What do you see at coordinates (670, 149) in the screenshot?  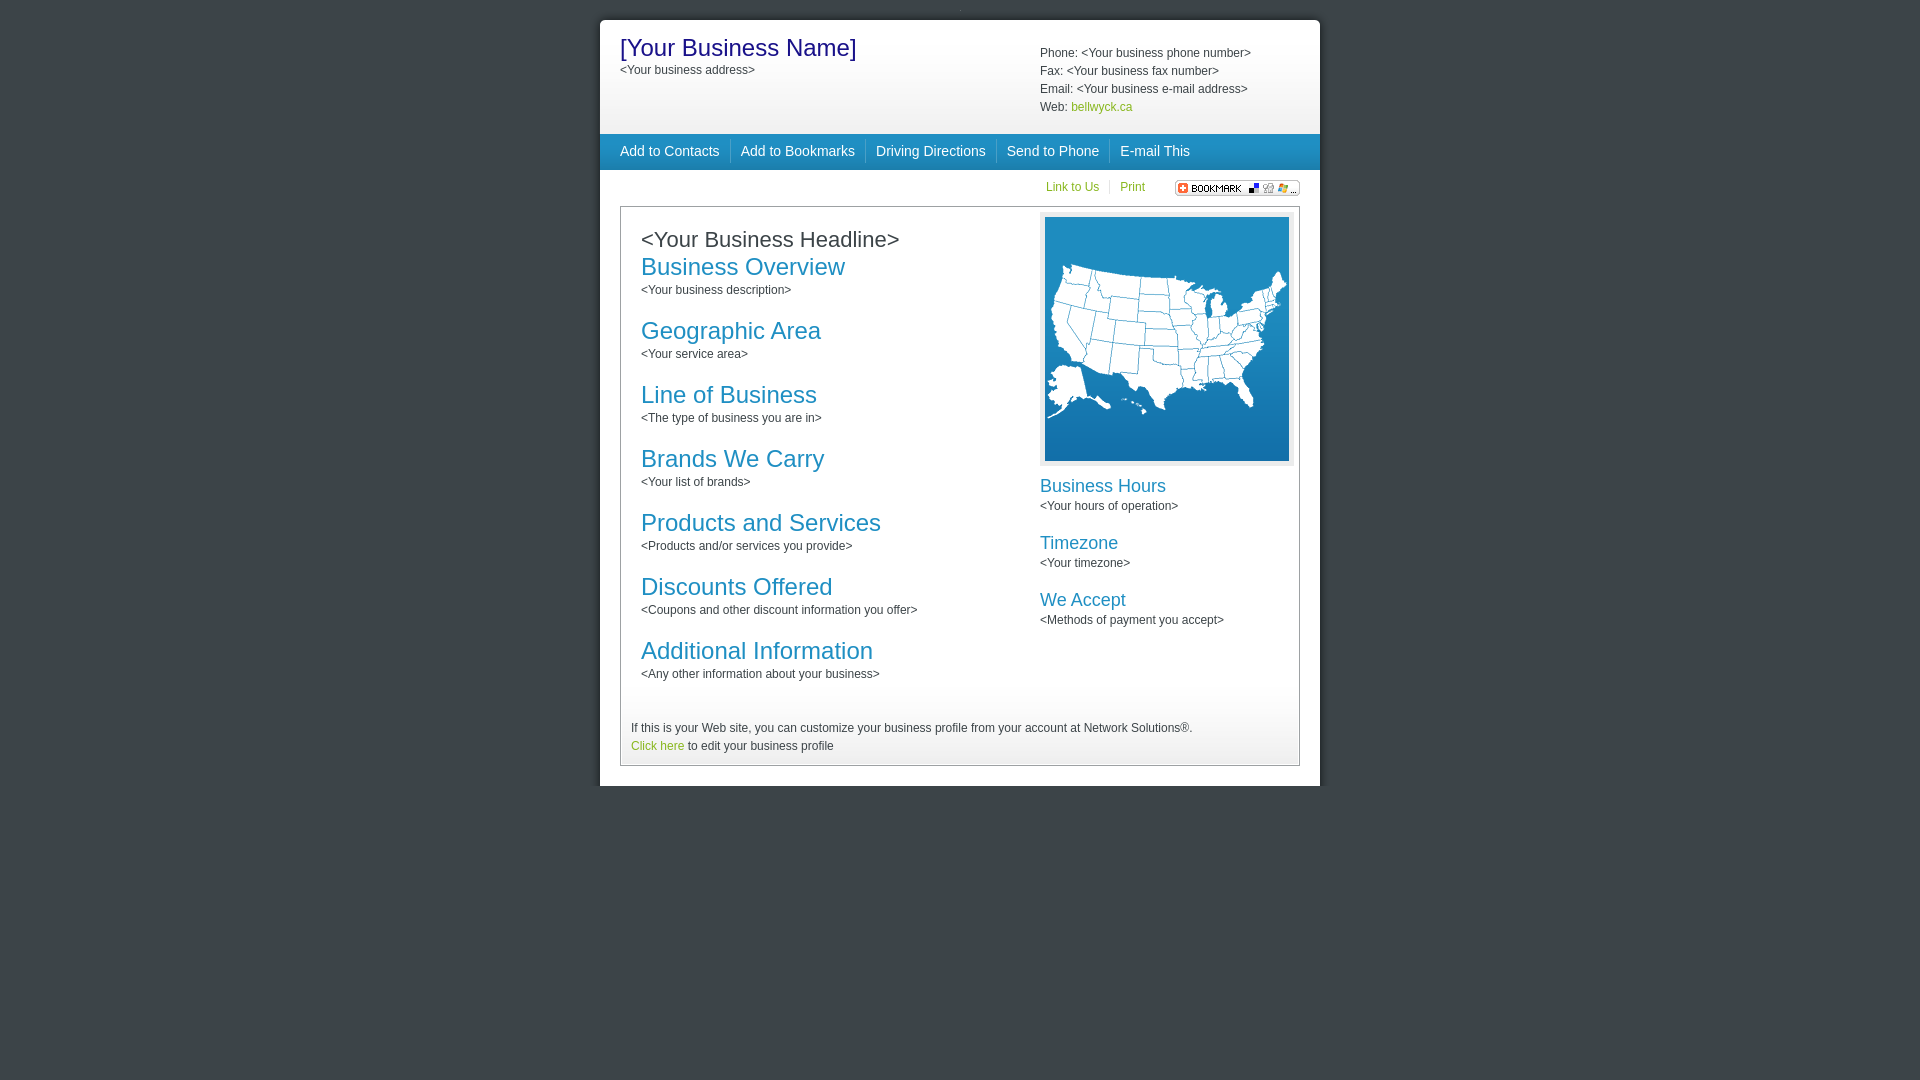 I see `'Add to Contacts'` at bounding box center [670, 149].